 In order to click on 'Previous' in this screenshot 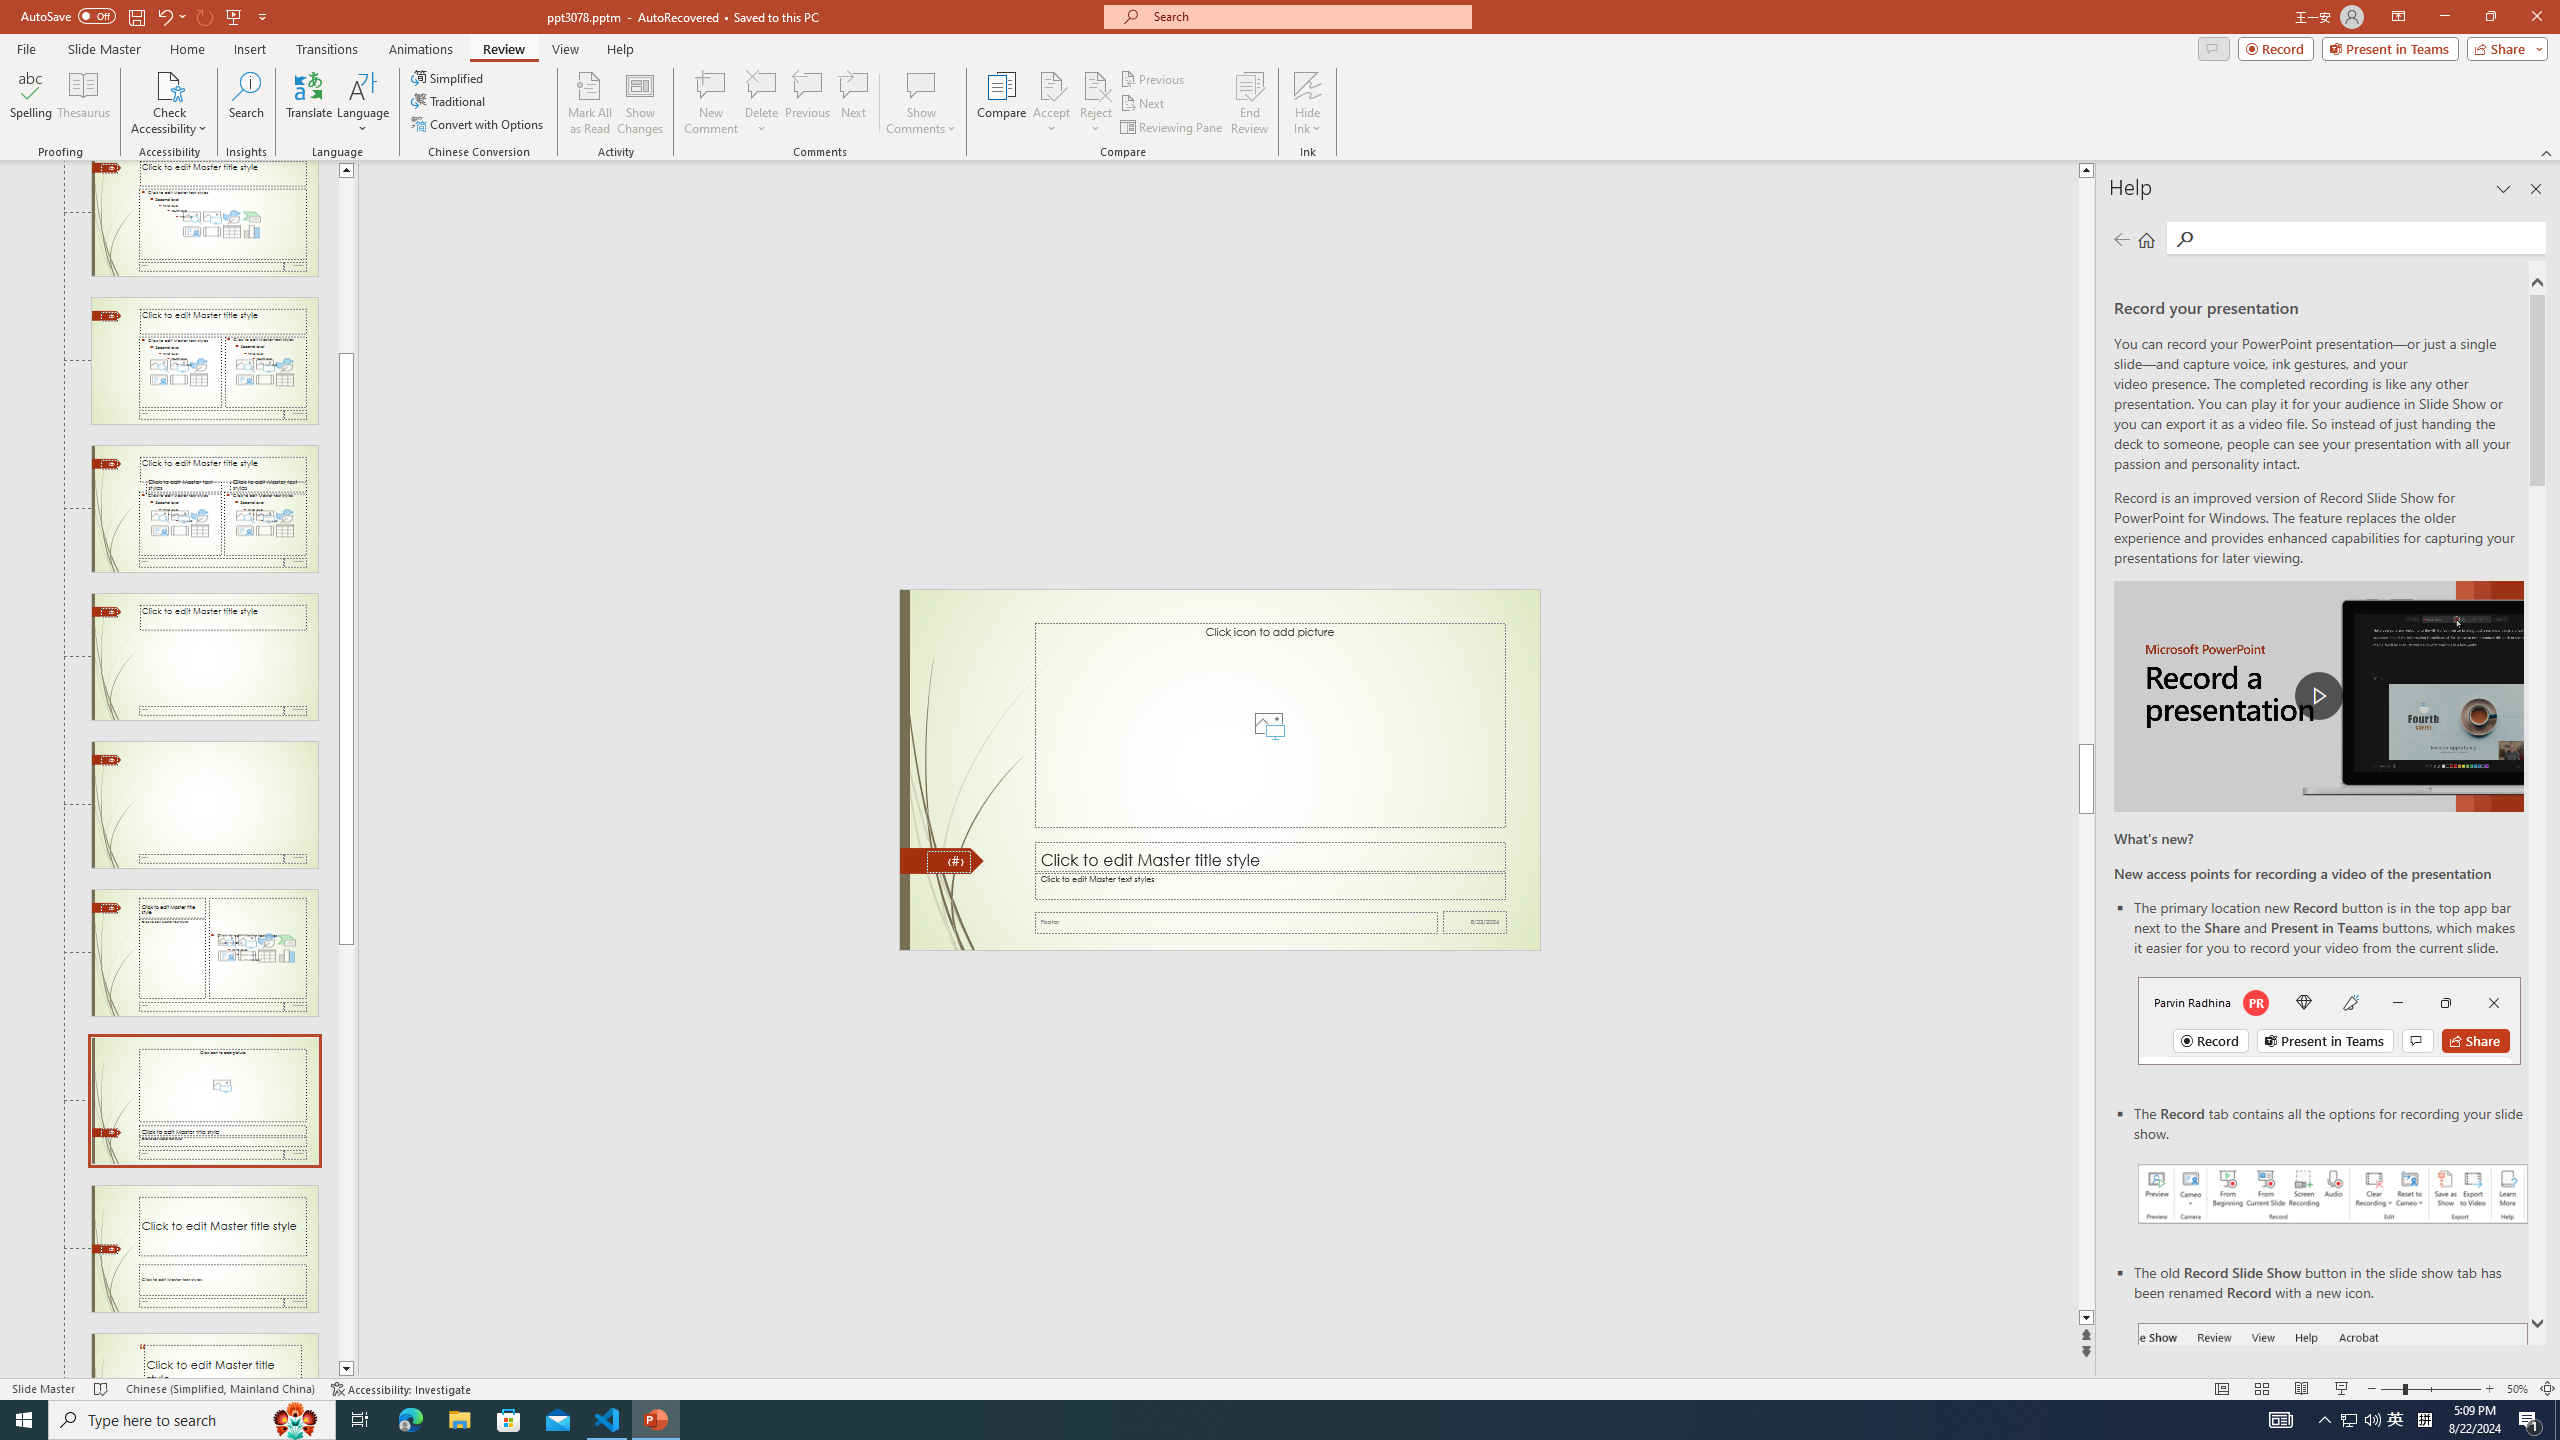, I will do `click(1153, 78)`.